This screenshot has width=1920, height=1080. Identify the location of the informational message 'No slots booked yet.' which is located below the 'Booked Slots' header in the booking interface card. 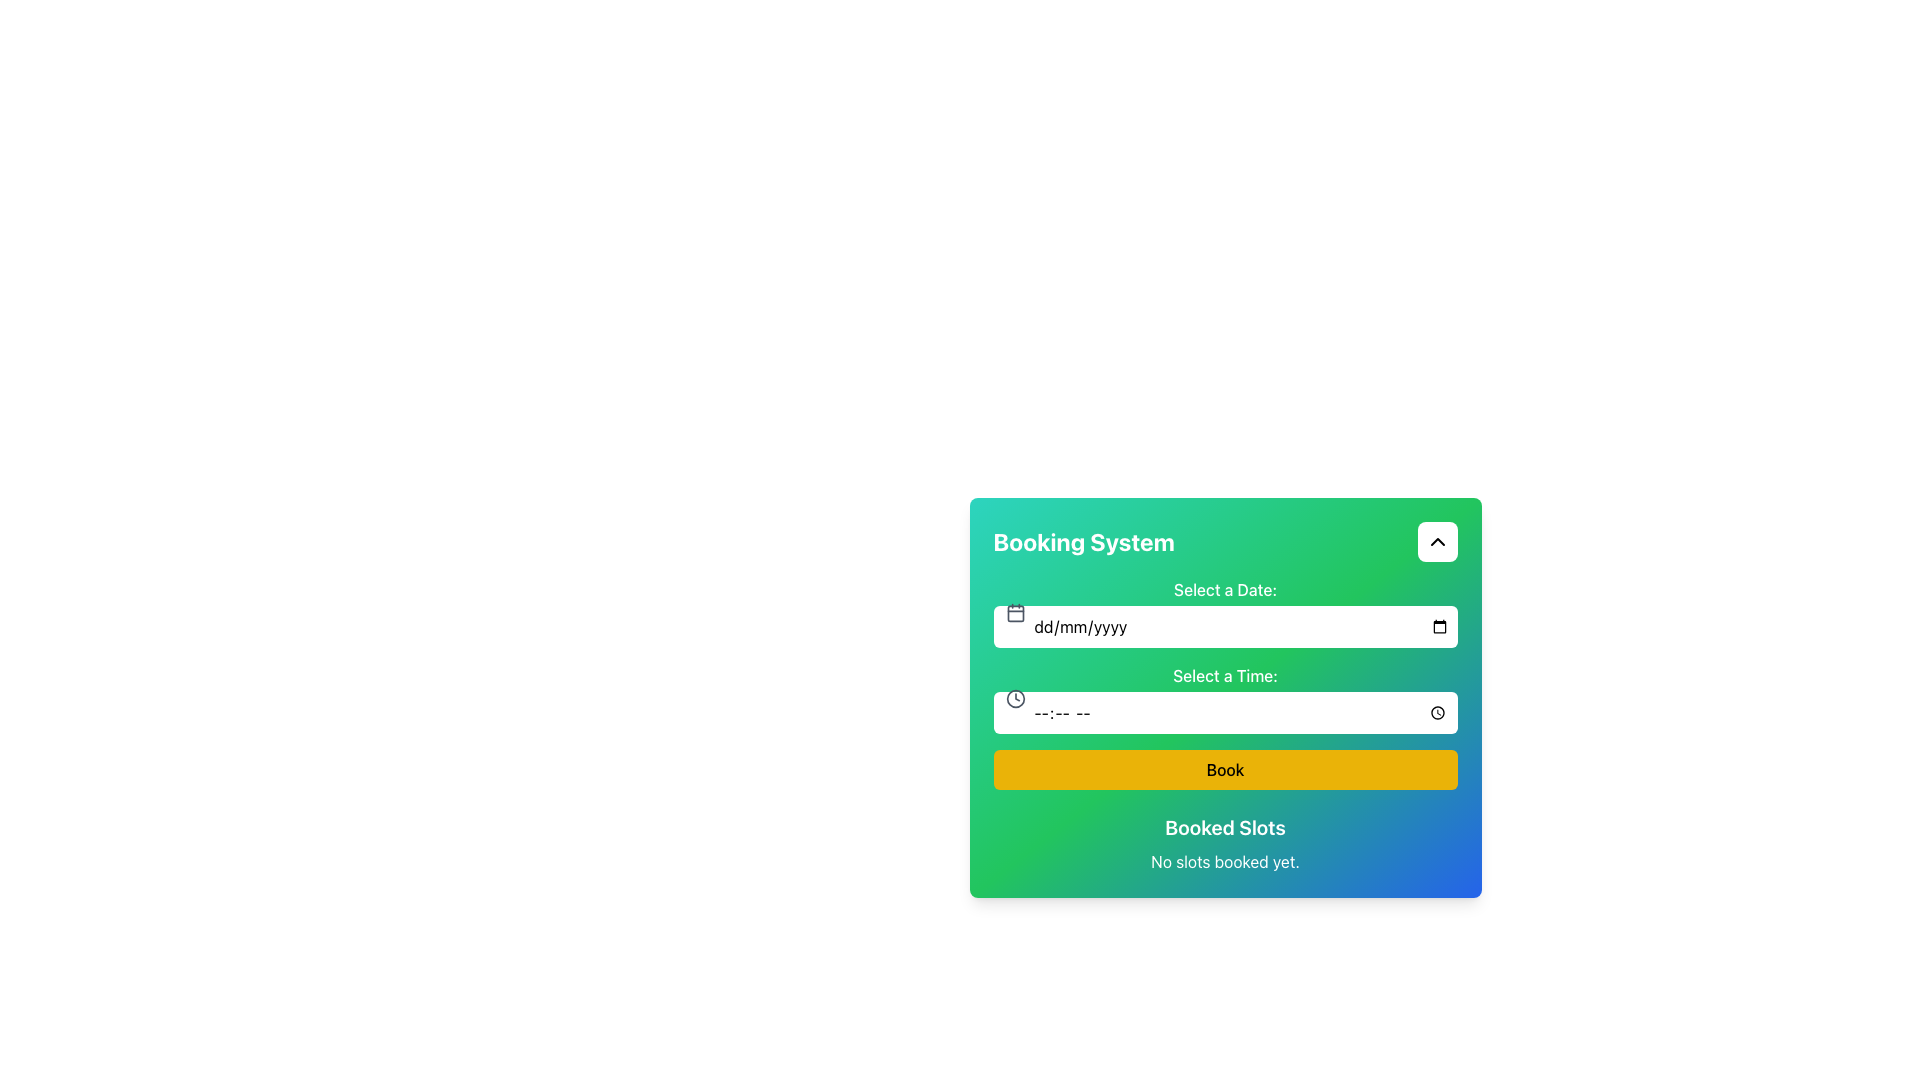
(1224, 860).